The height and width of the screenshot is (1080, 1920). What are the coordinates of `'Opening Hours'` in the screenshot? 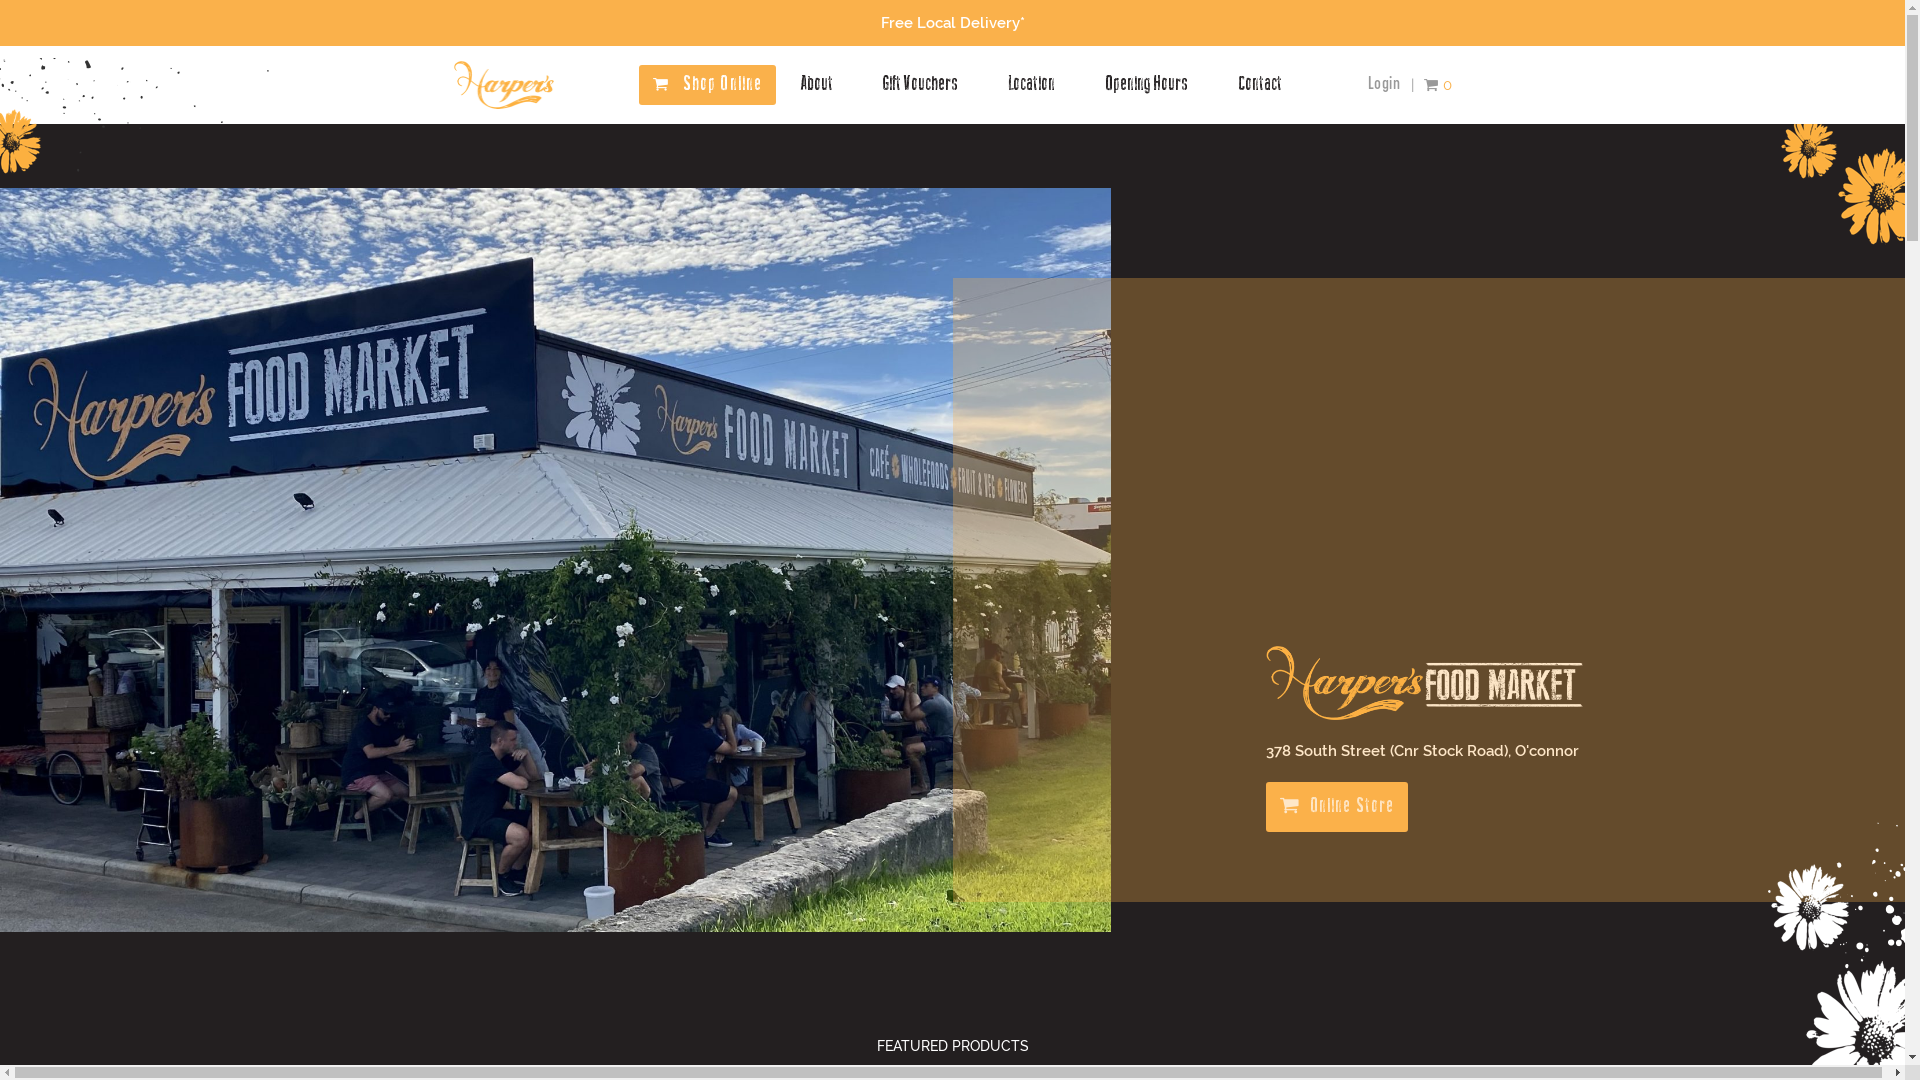 It's located at (1103, 83).